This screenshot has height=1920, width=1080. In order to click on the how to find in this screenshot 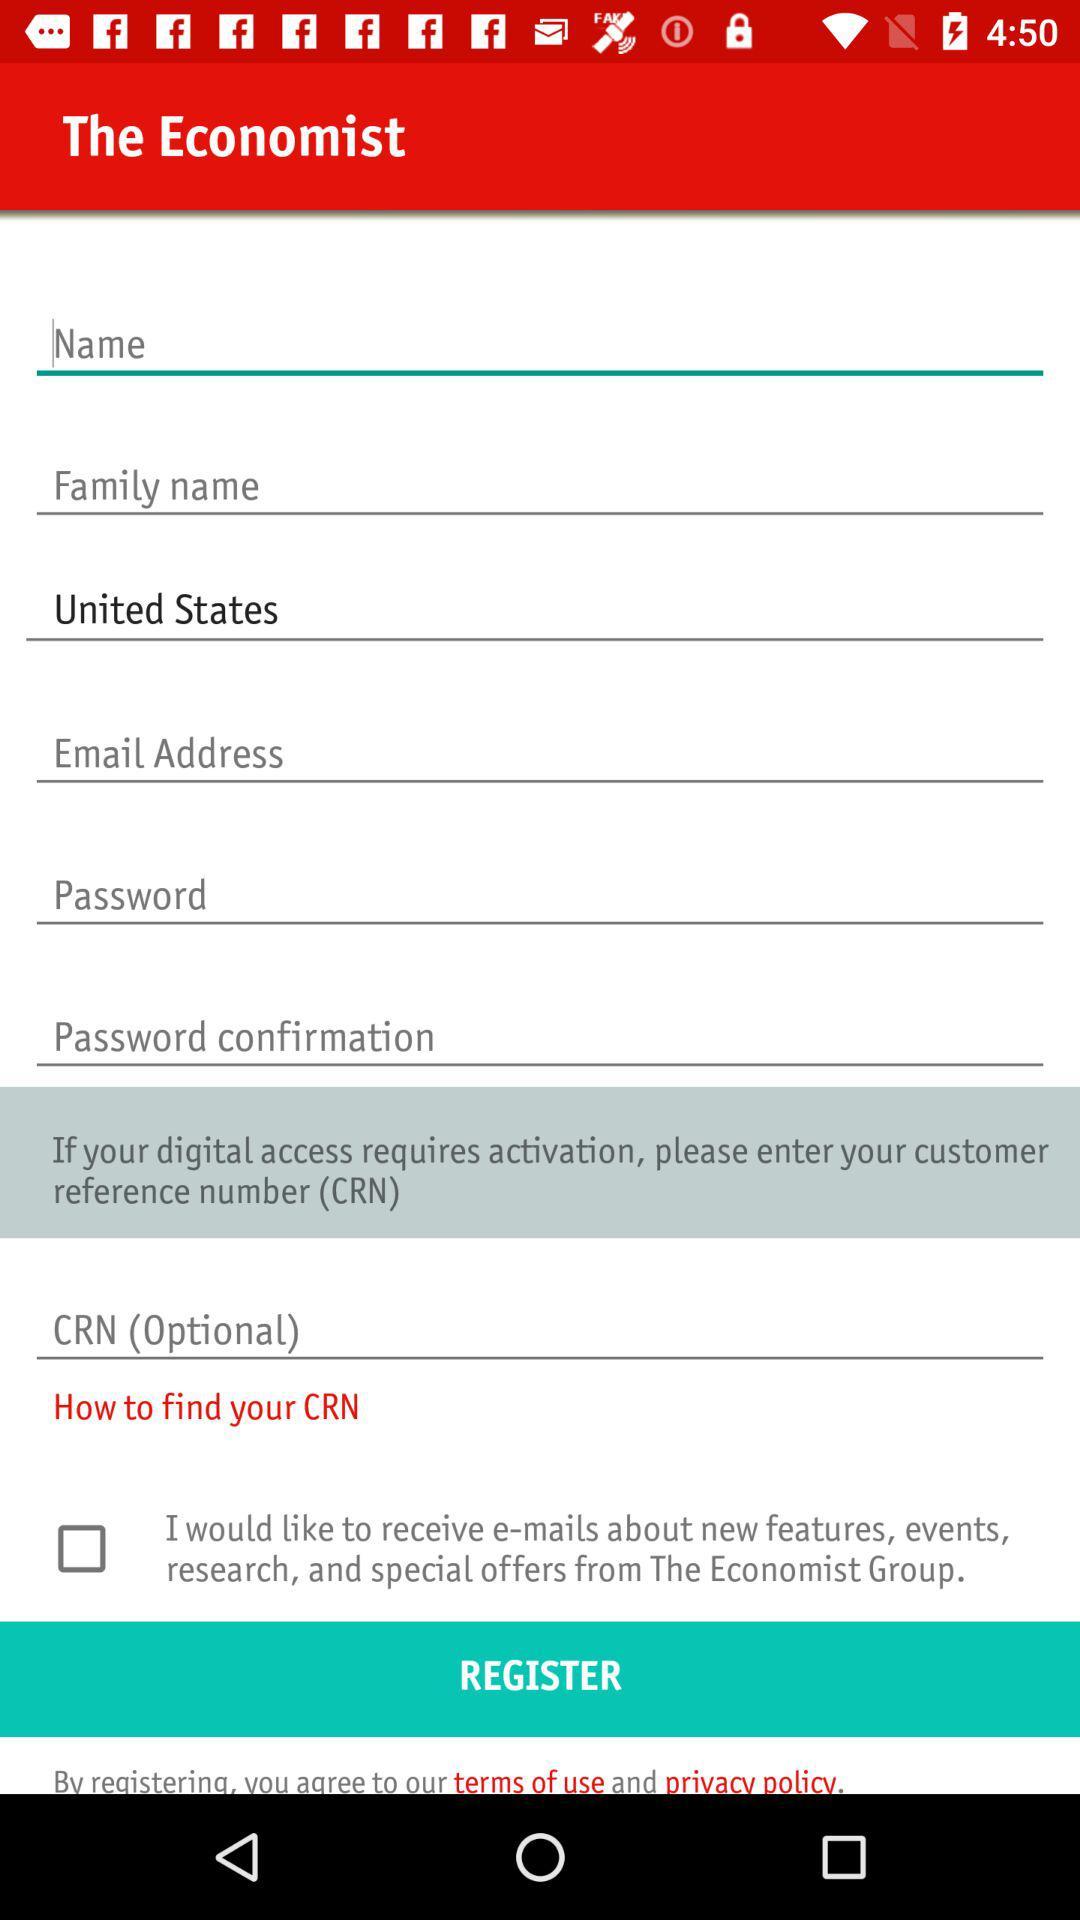, I will do `click(193, 1418)`.